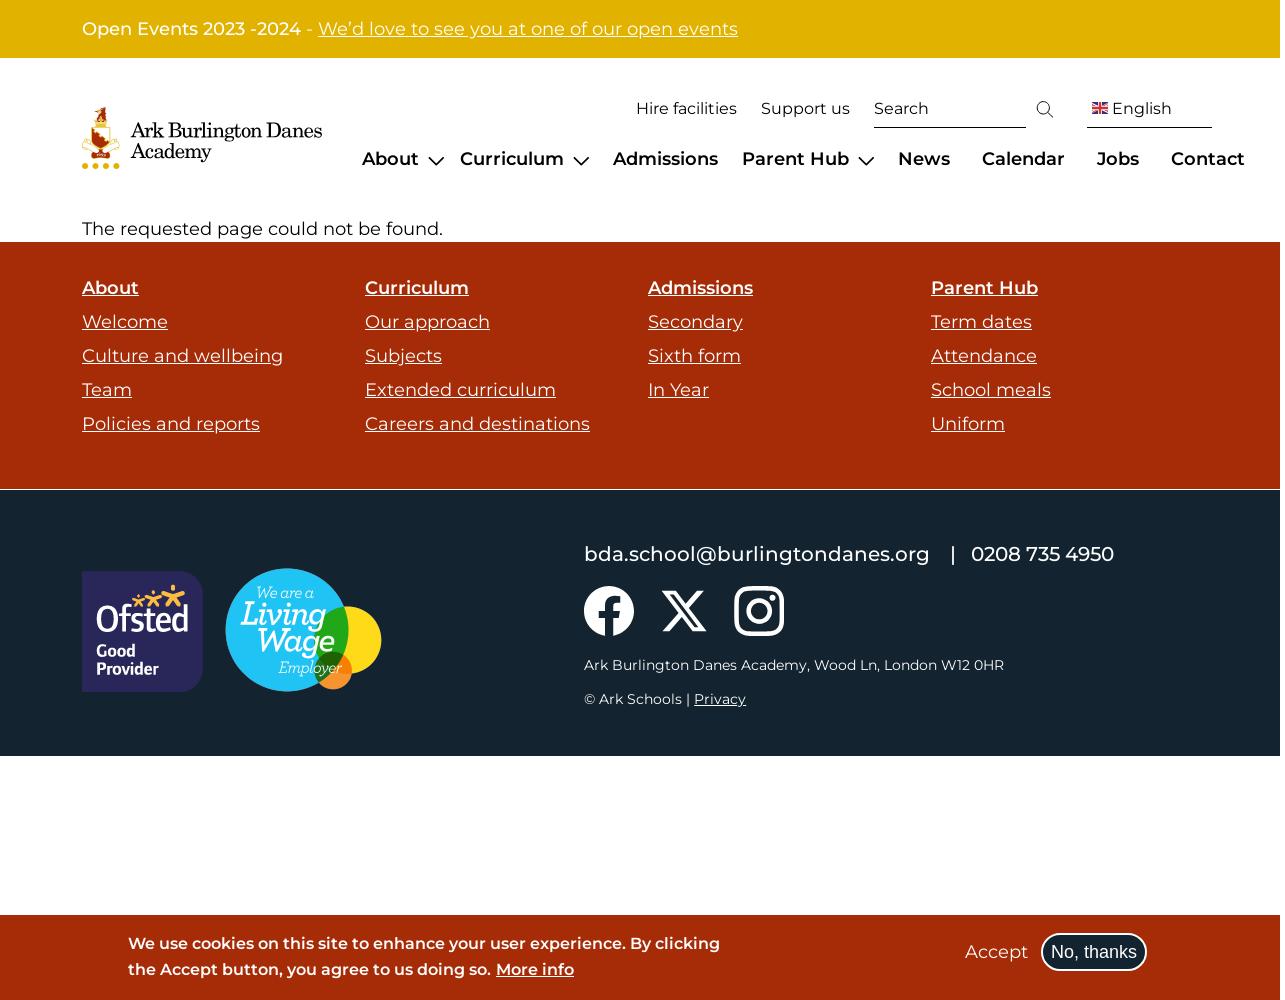  I want to click on 'Parent Working Group', so click(1063, 284).